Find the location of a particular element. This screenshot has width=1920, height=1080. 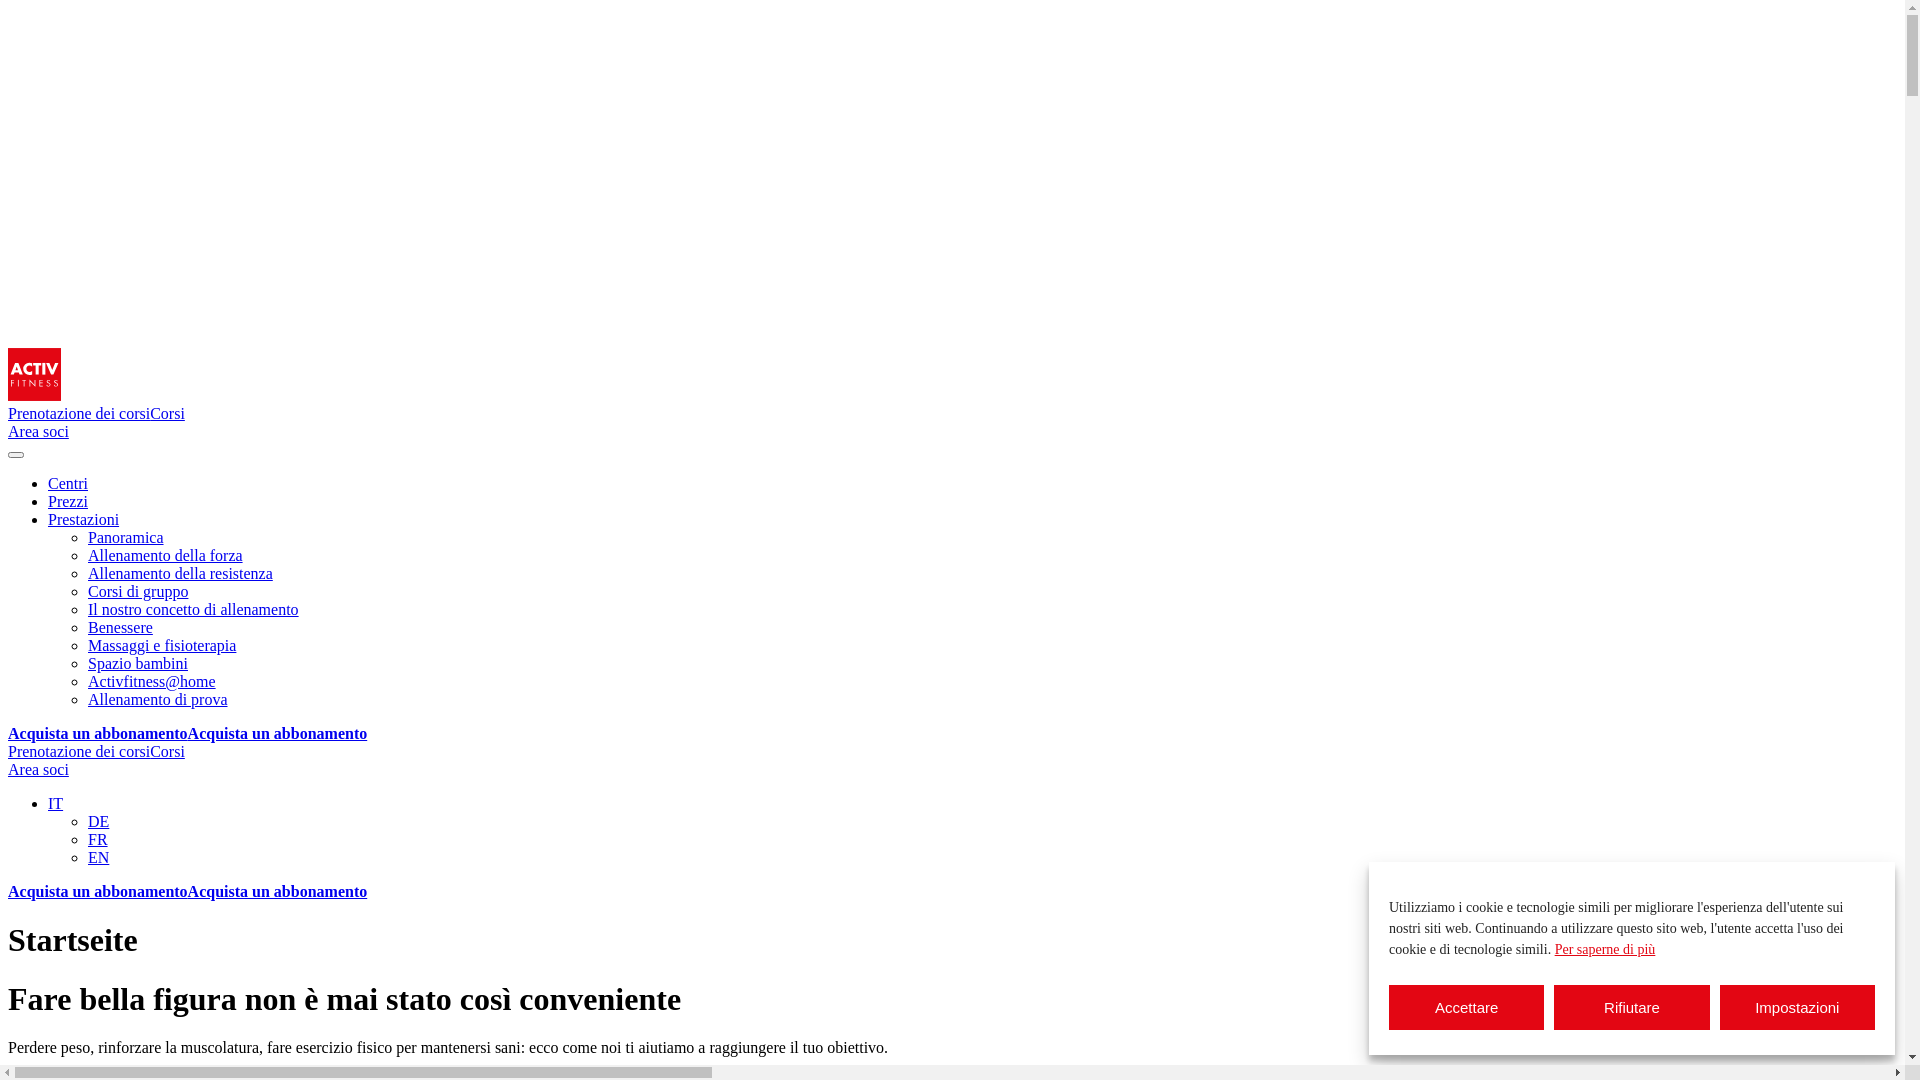

'Il nostro concetto di allenamento' is located at coordinates (86, 608).